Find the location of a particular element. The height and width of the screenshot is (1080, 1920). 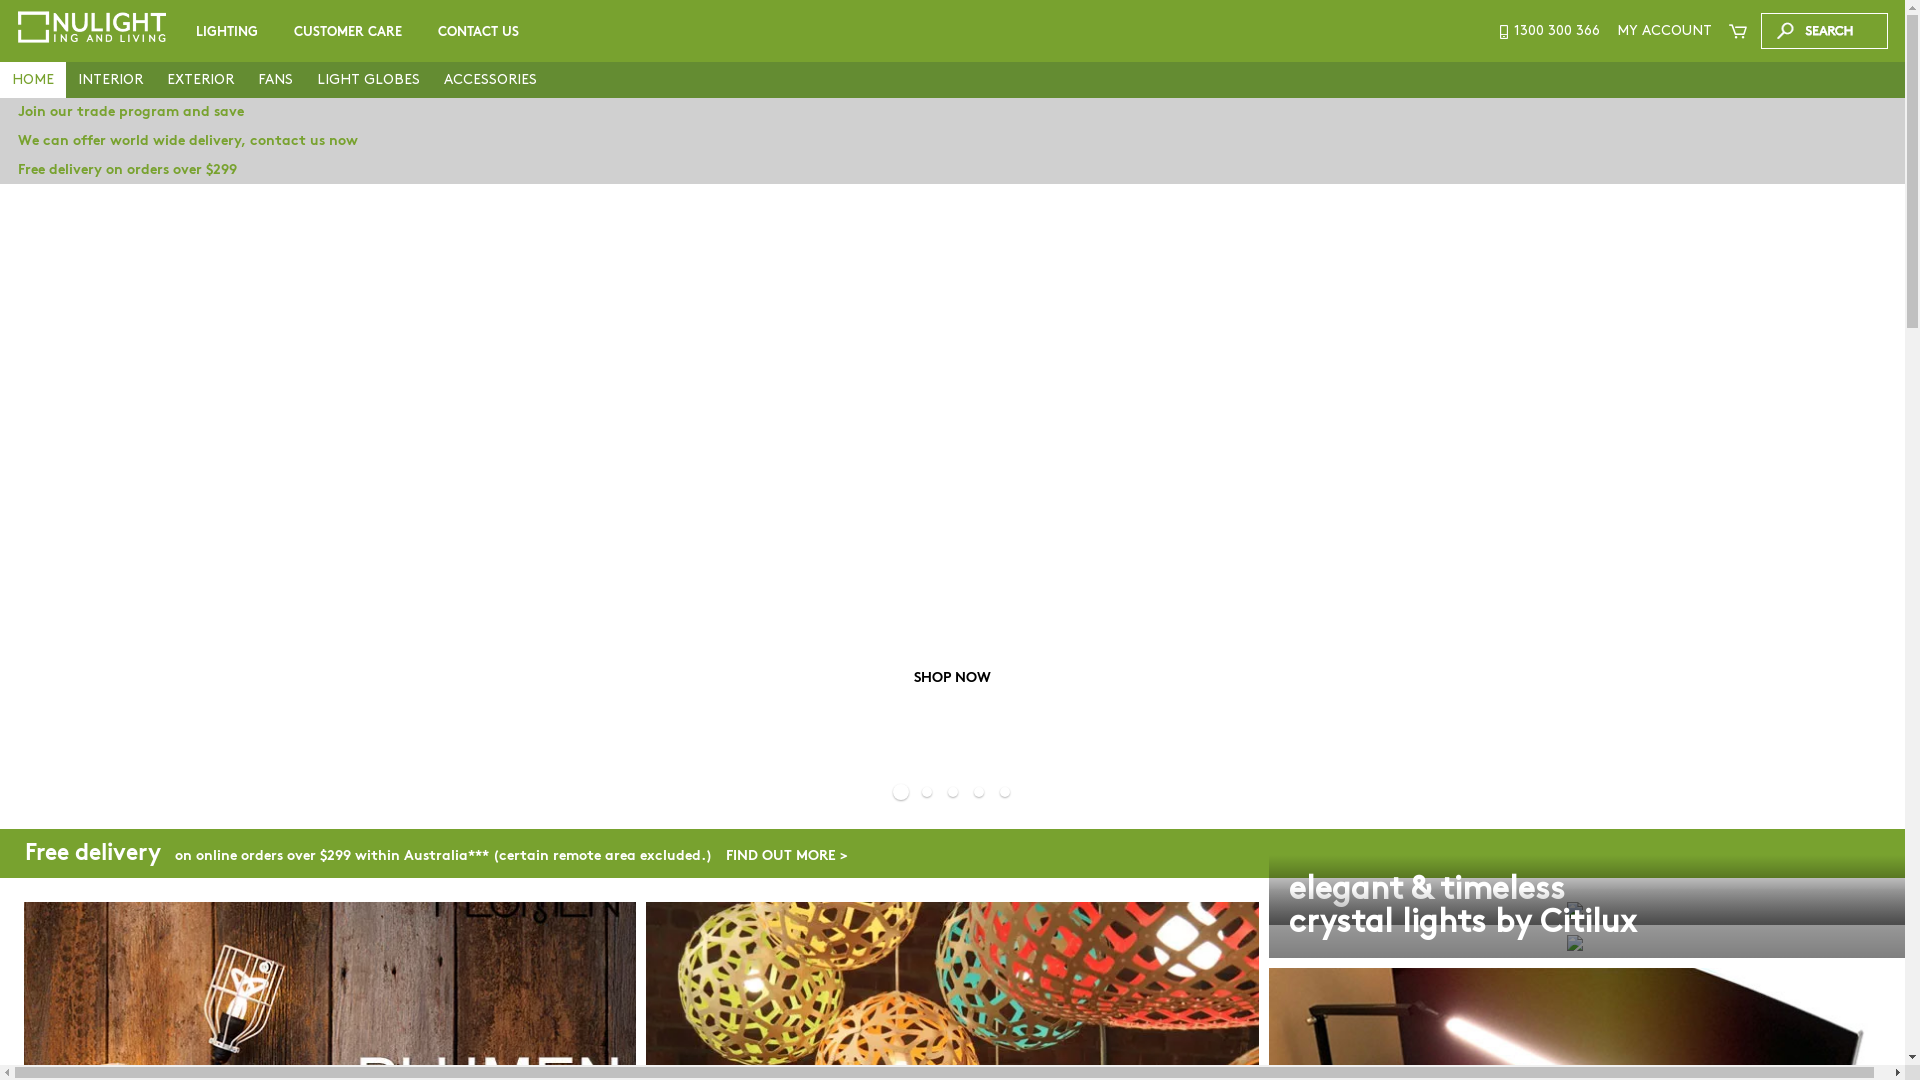

'LIGHTING' is located at coordinates (226, 31).